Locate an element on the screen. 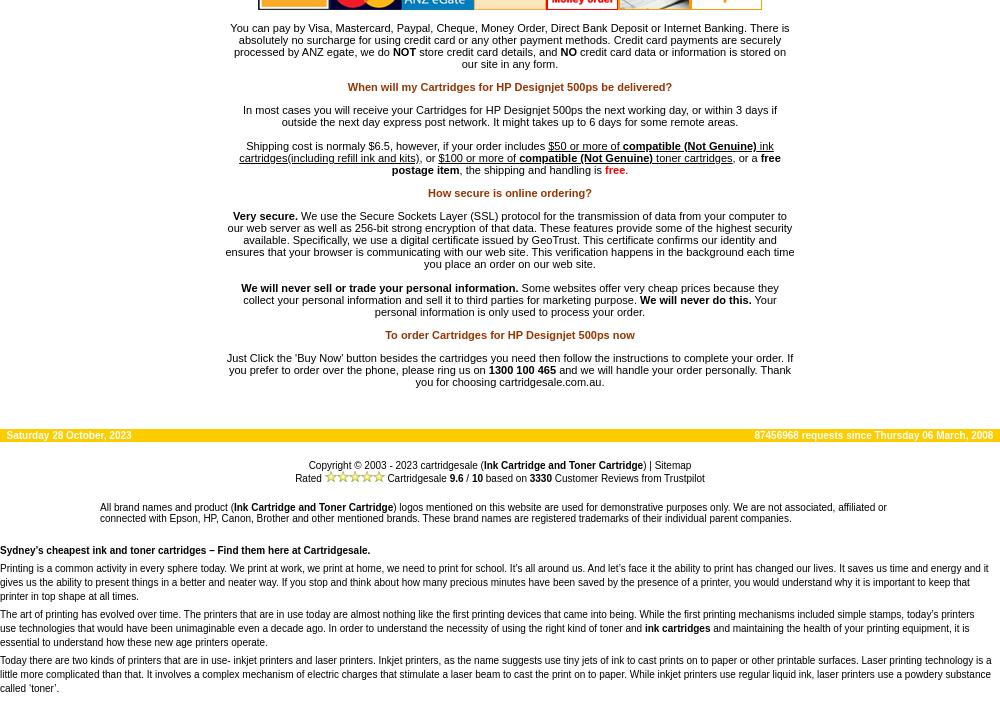 The width and height of the screenshot is (1000, 727). 'Your personal information is only used to process your order.' is located at coordinates (574, 305).